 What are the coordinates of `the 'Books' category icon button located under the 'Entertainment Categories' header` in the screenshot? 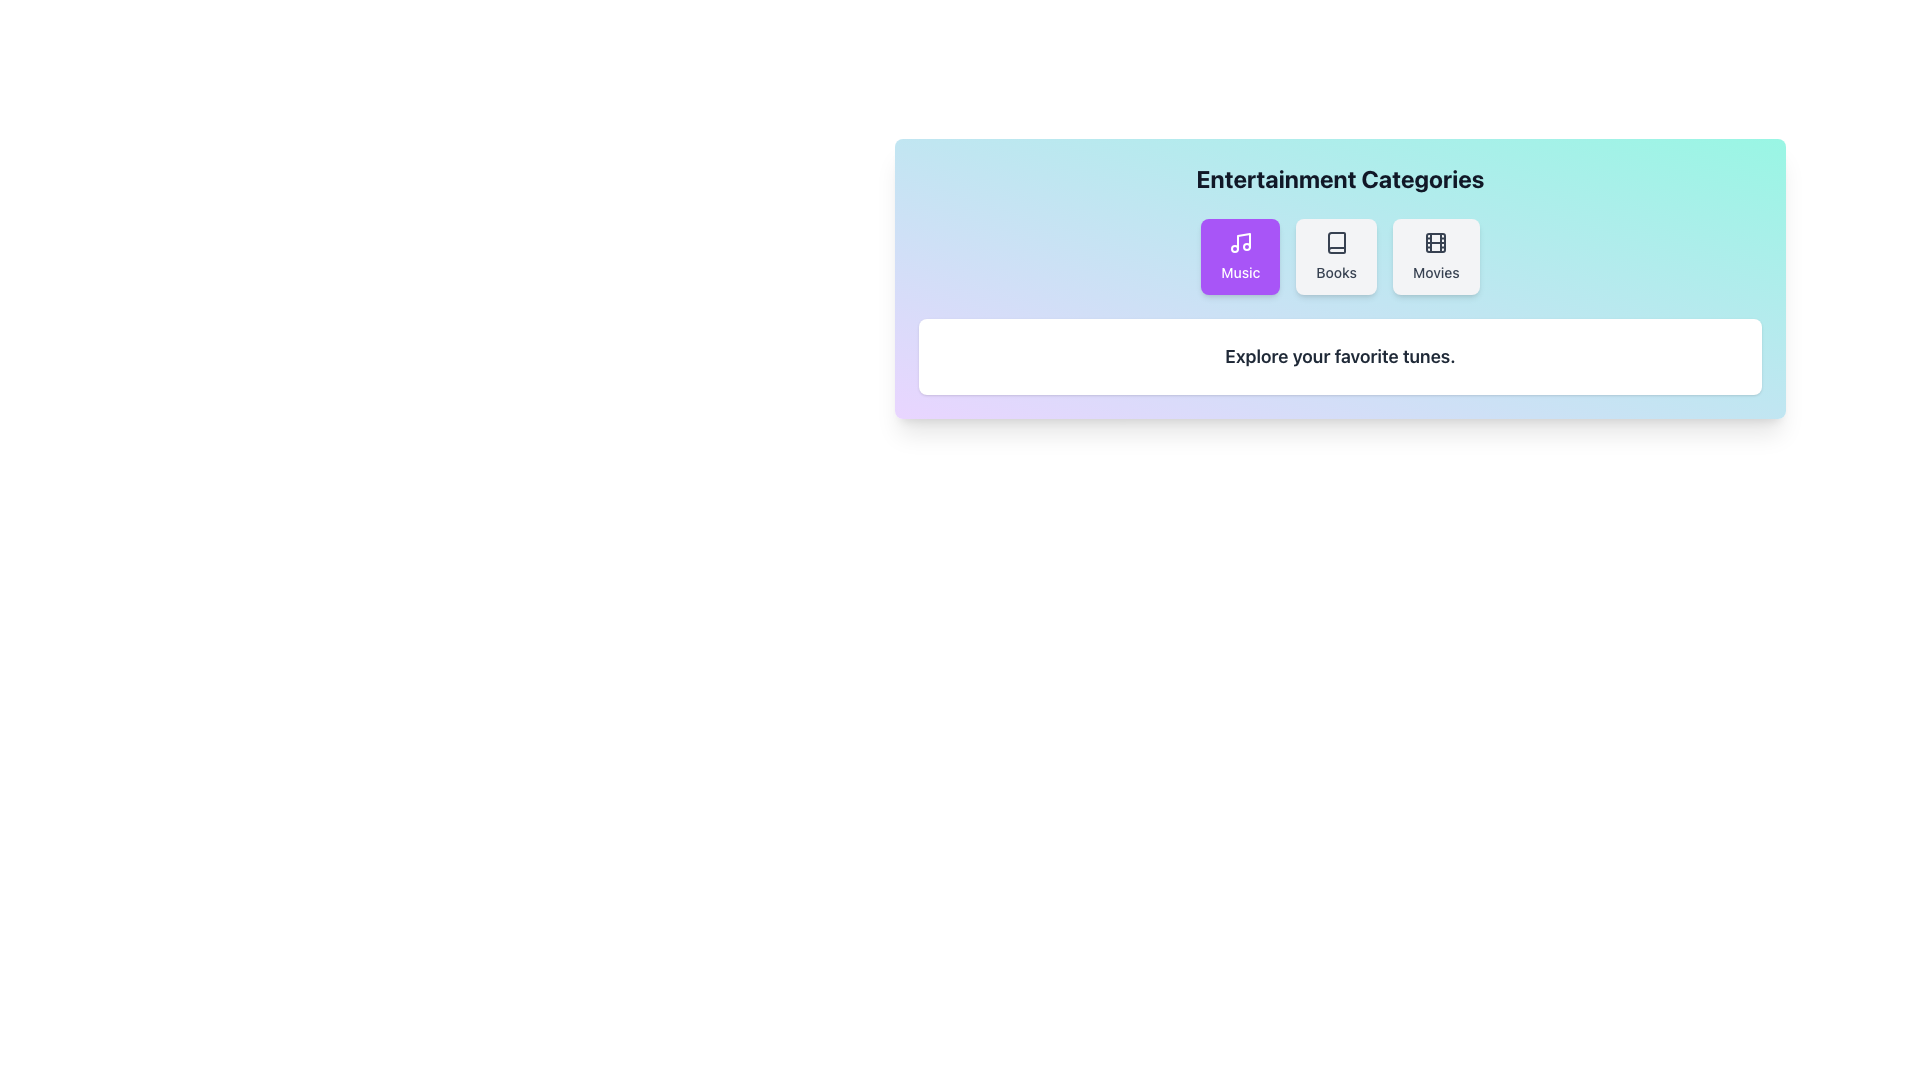 It's located at (1335, 242).